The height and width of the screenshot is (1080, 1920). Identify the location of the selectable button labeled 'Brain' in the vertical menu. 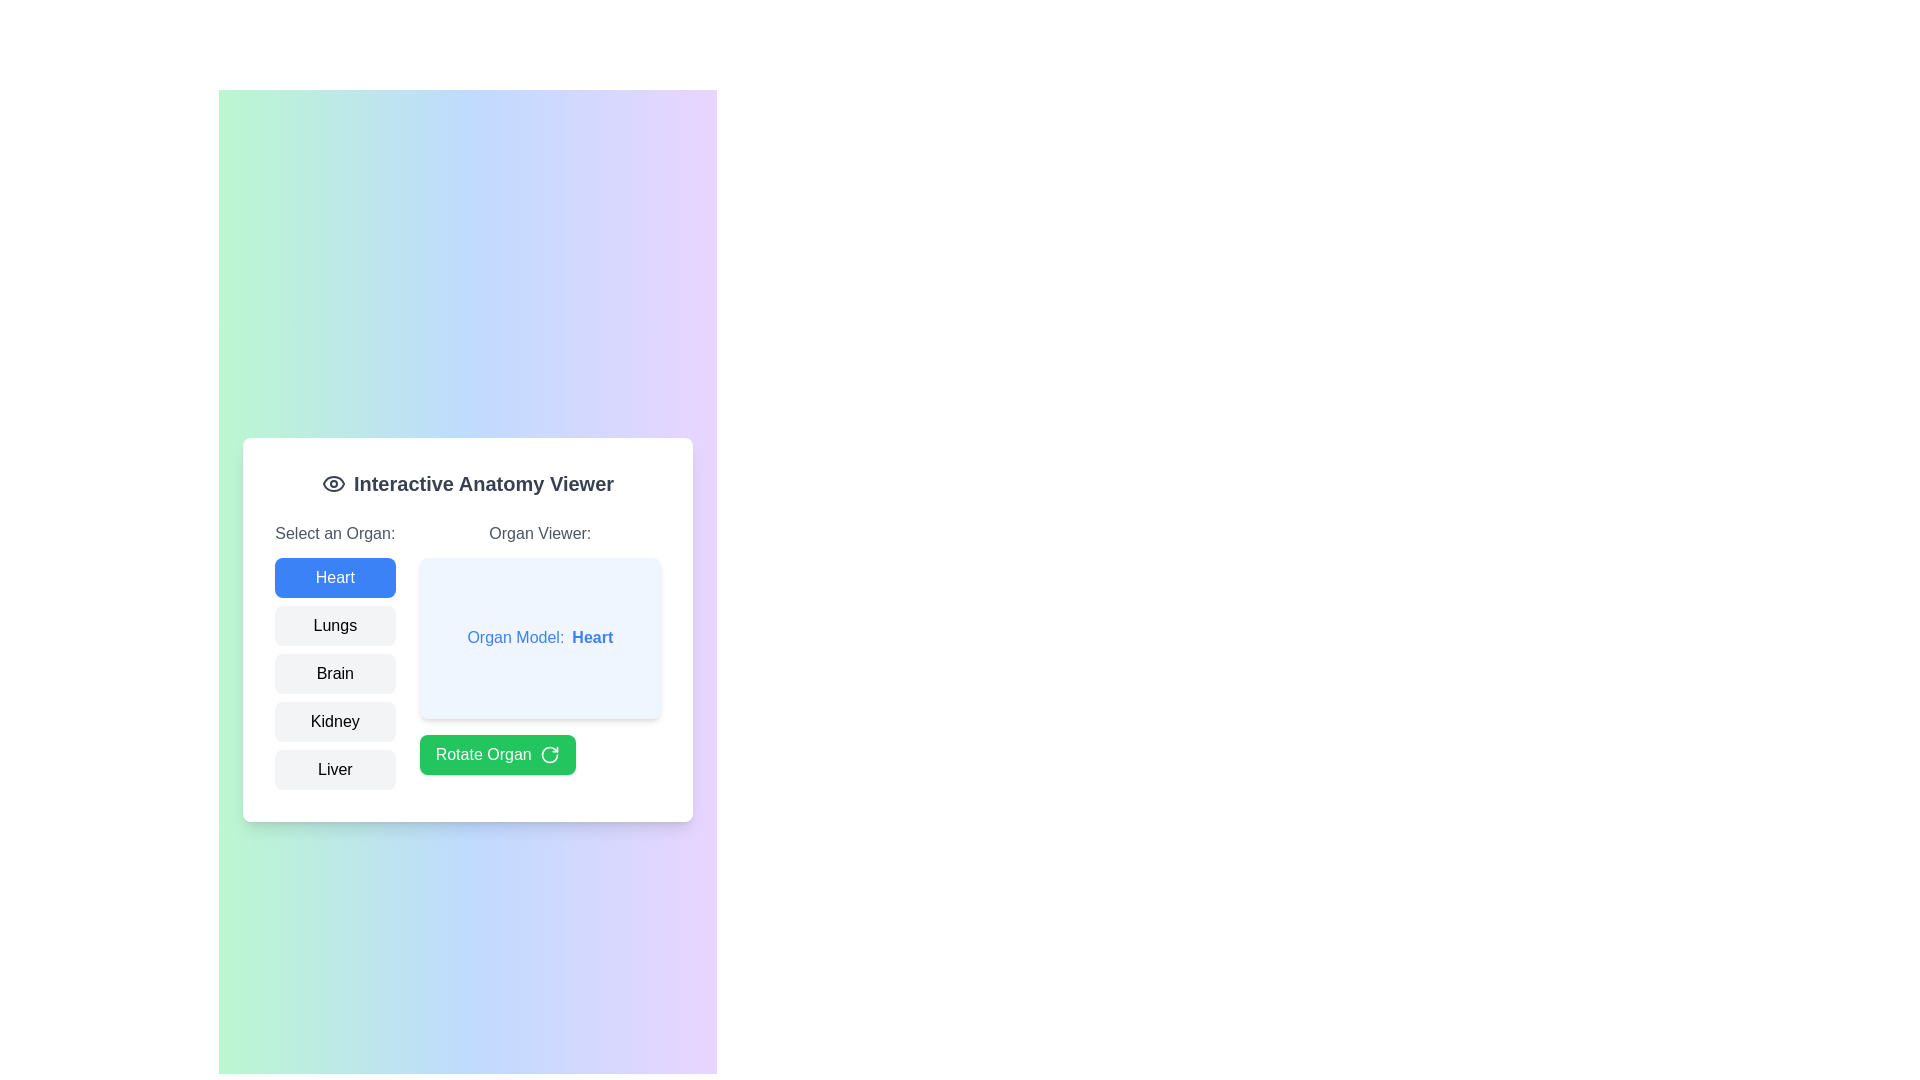
(335, 655).